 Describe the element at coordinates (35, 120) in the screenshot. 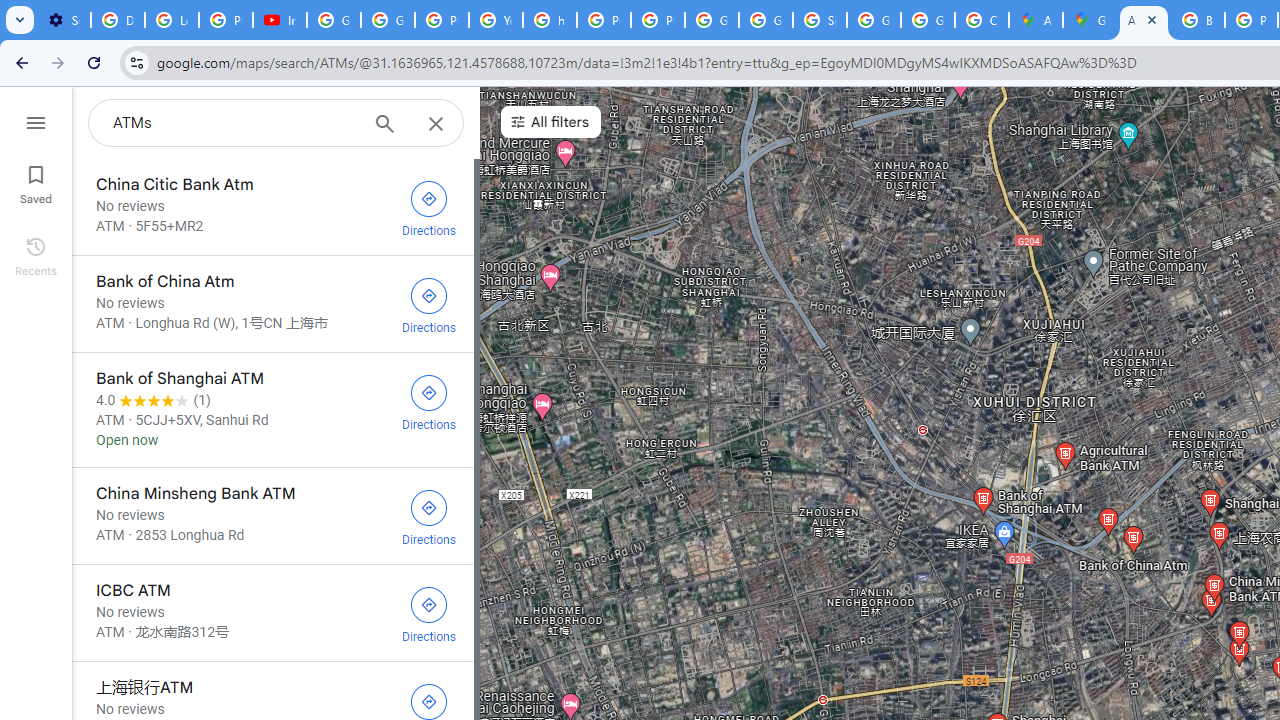

I see `'Menu'` at that location.